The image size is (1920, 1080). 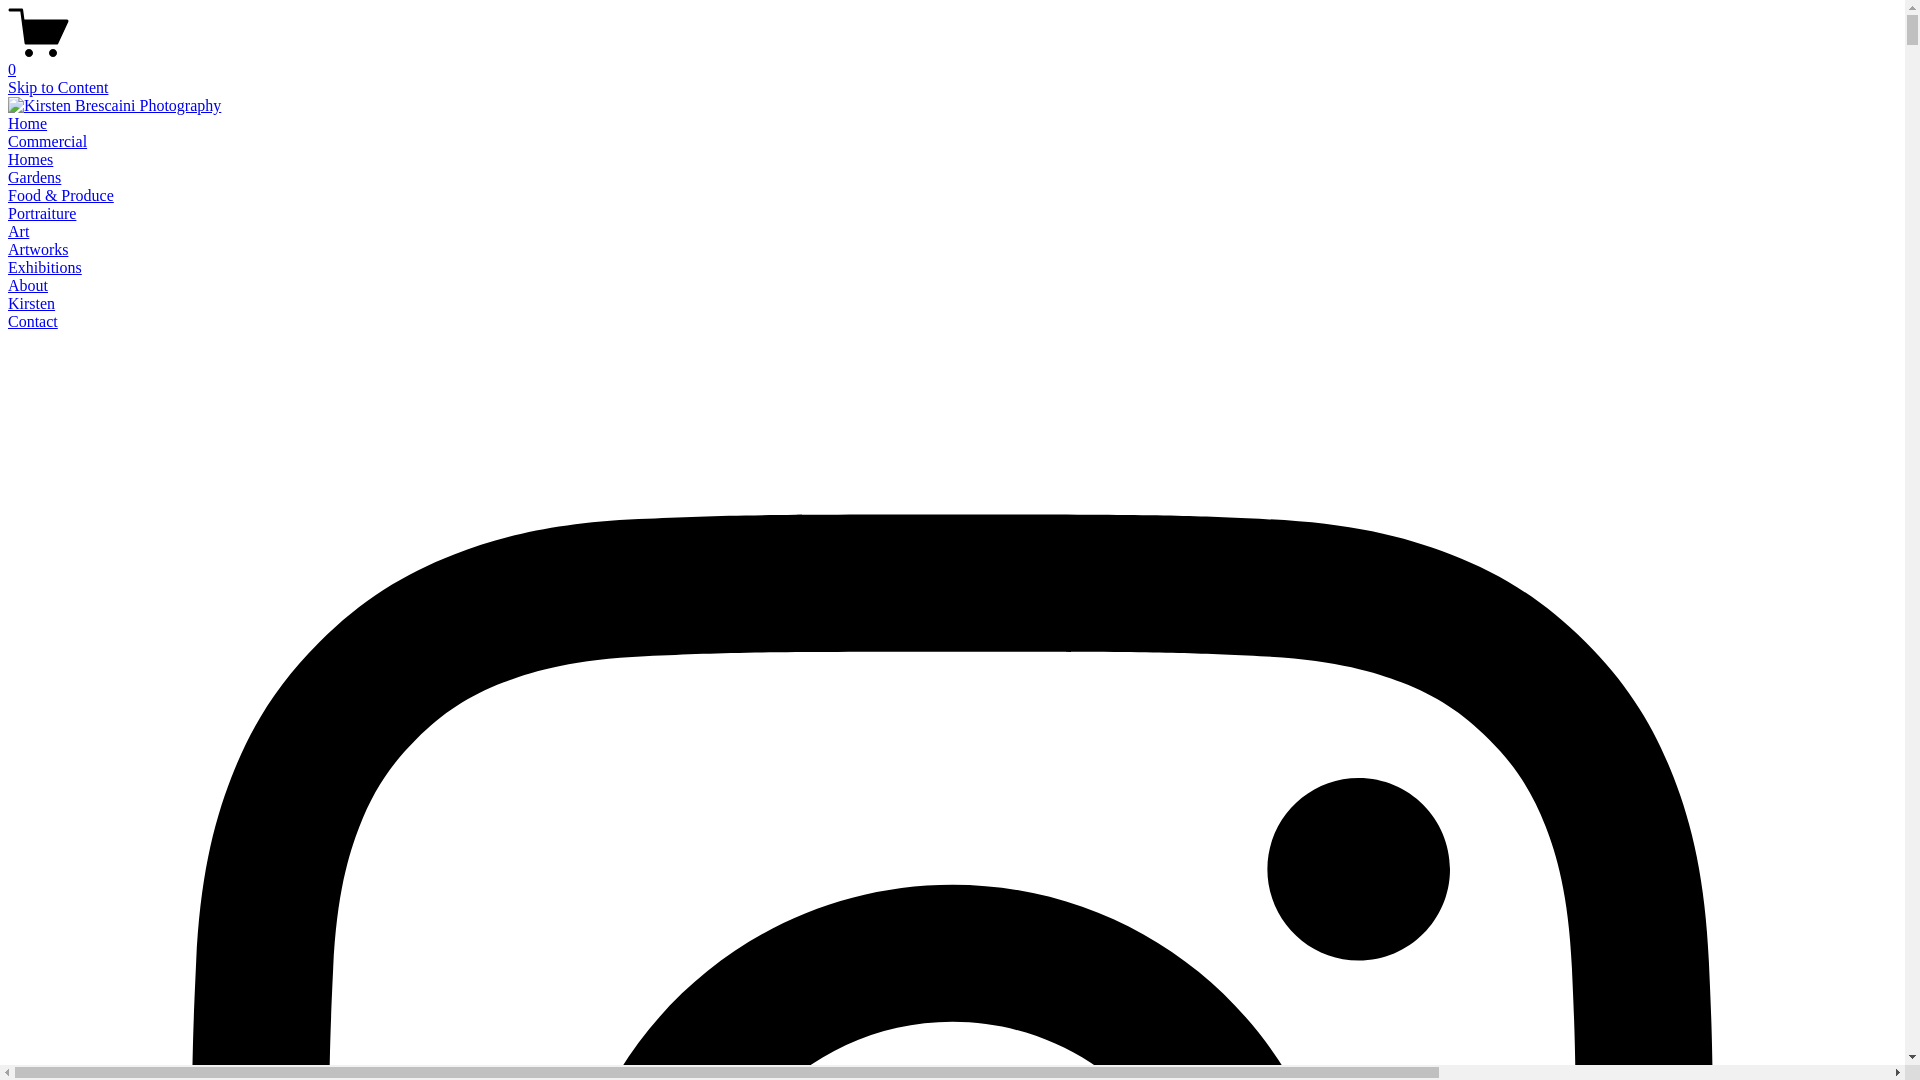 I want to click on 'Contact', so click(x=33, y=320).